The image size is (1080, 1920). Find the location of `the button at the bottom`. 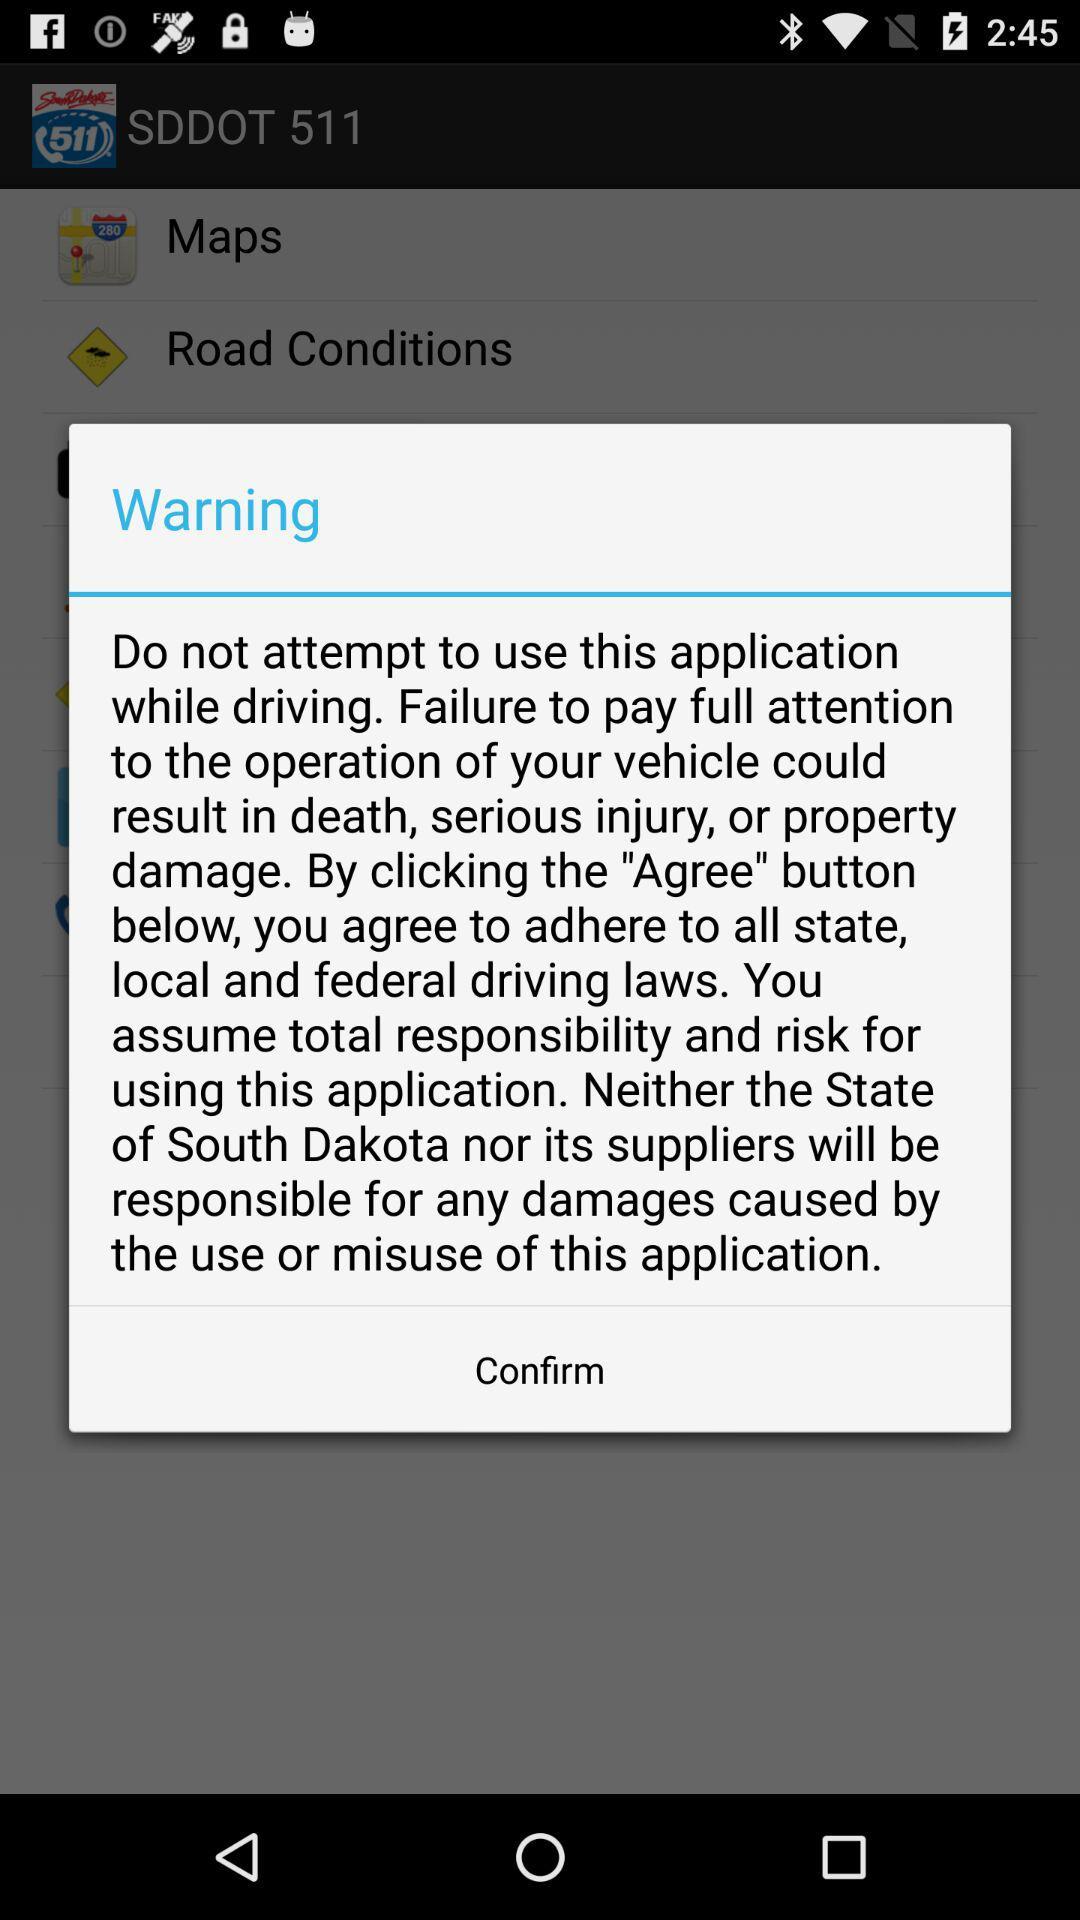

the button at the bottom is located at coordinates (540, 1368).